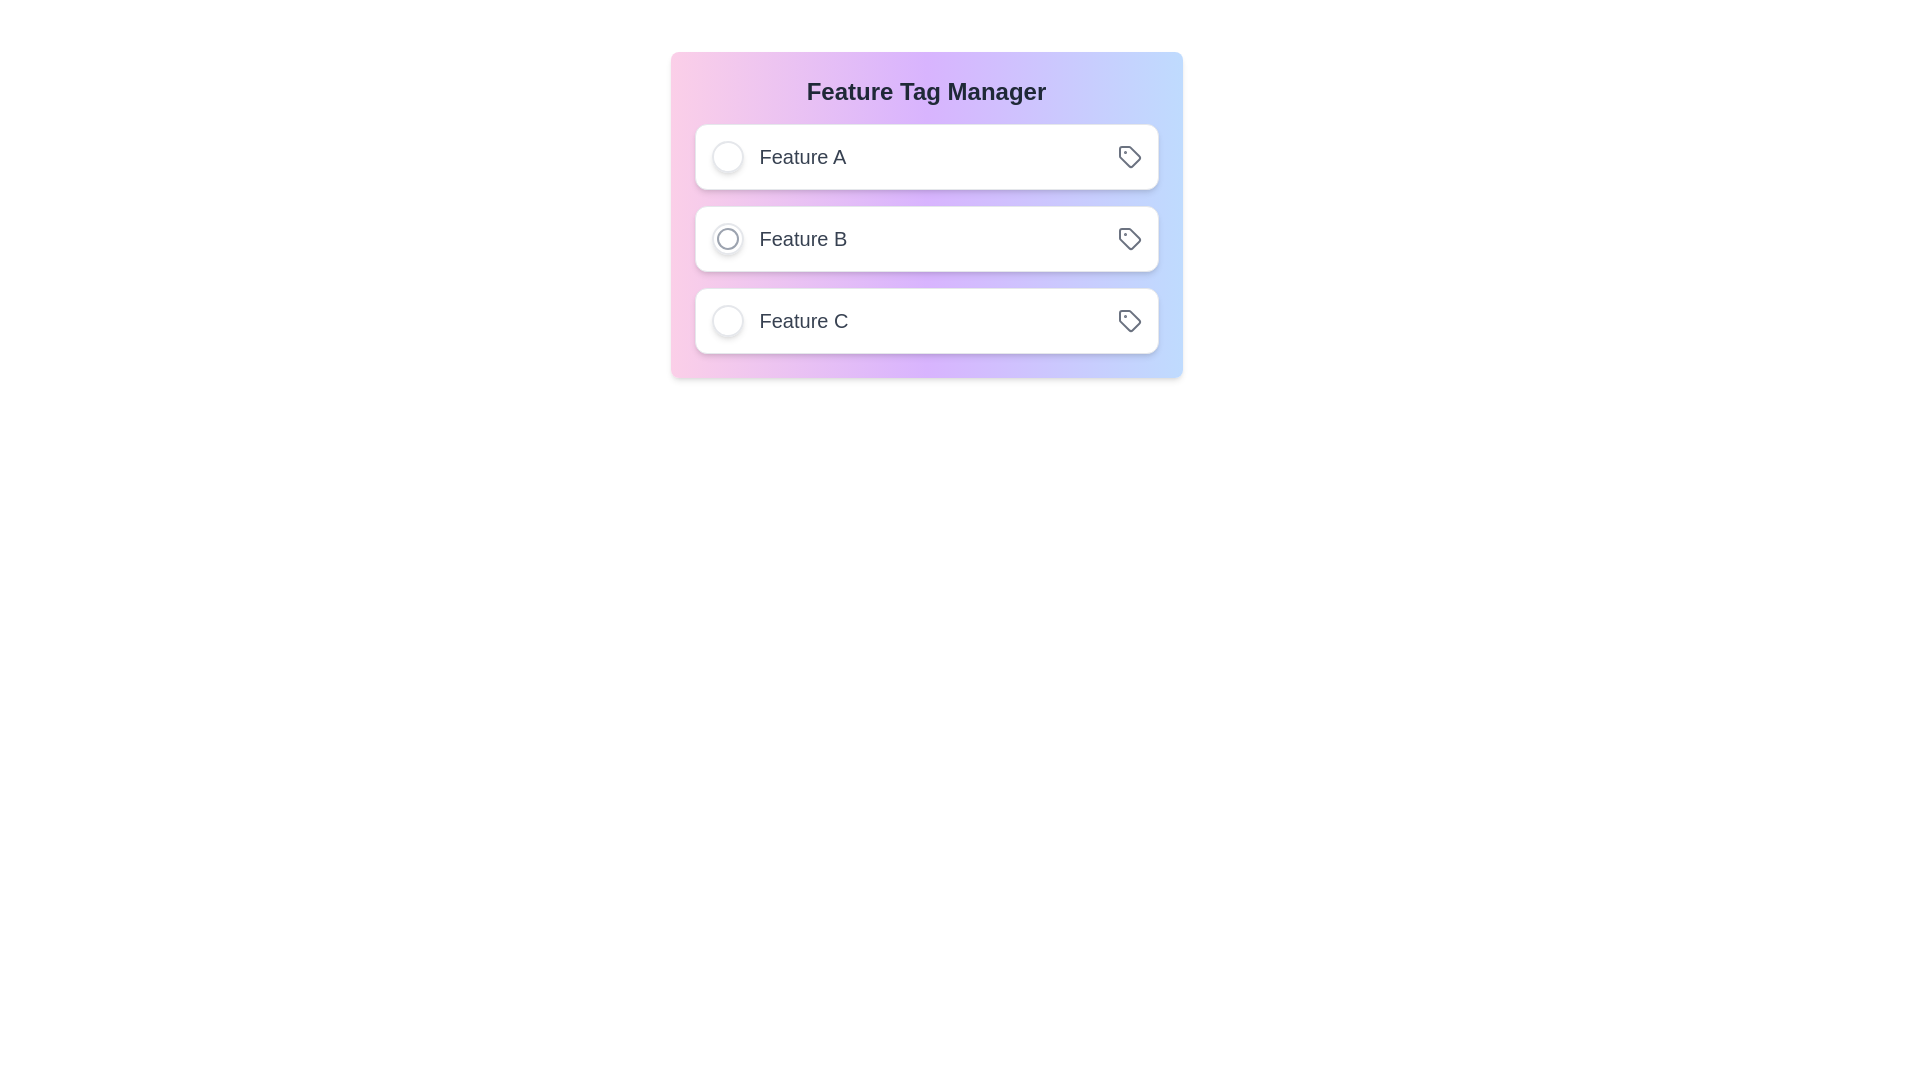 The width and height of the screenshot is (1920, 1080). Describe the element at coordinates (803, 238) in the screenshot. I see `the text label element displaying 'Feature B', which is styled with a large, bold gray font and is positioned between a circular icon and a tag icon in the feature manager panel` at that location.